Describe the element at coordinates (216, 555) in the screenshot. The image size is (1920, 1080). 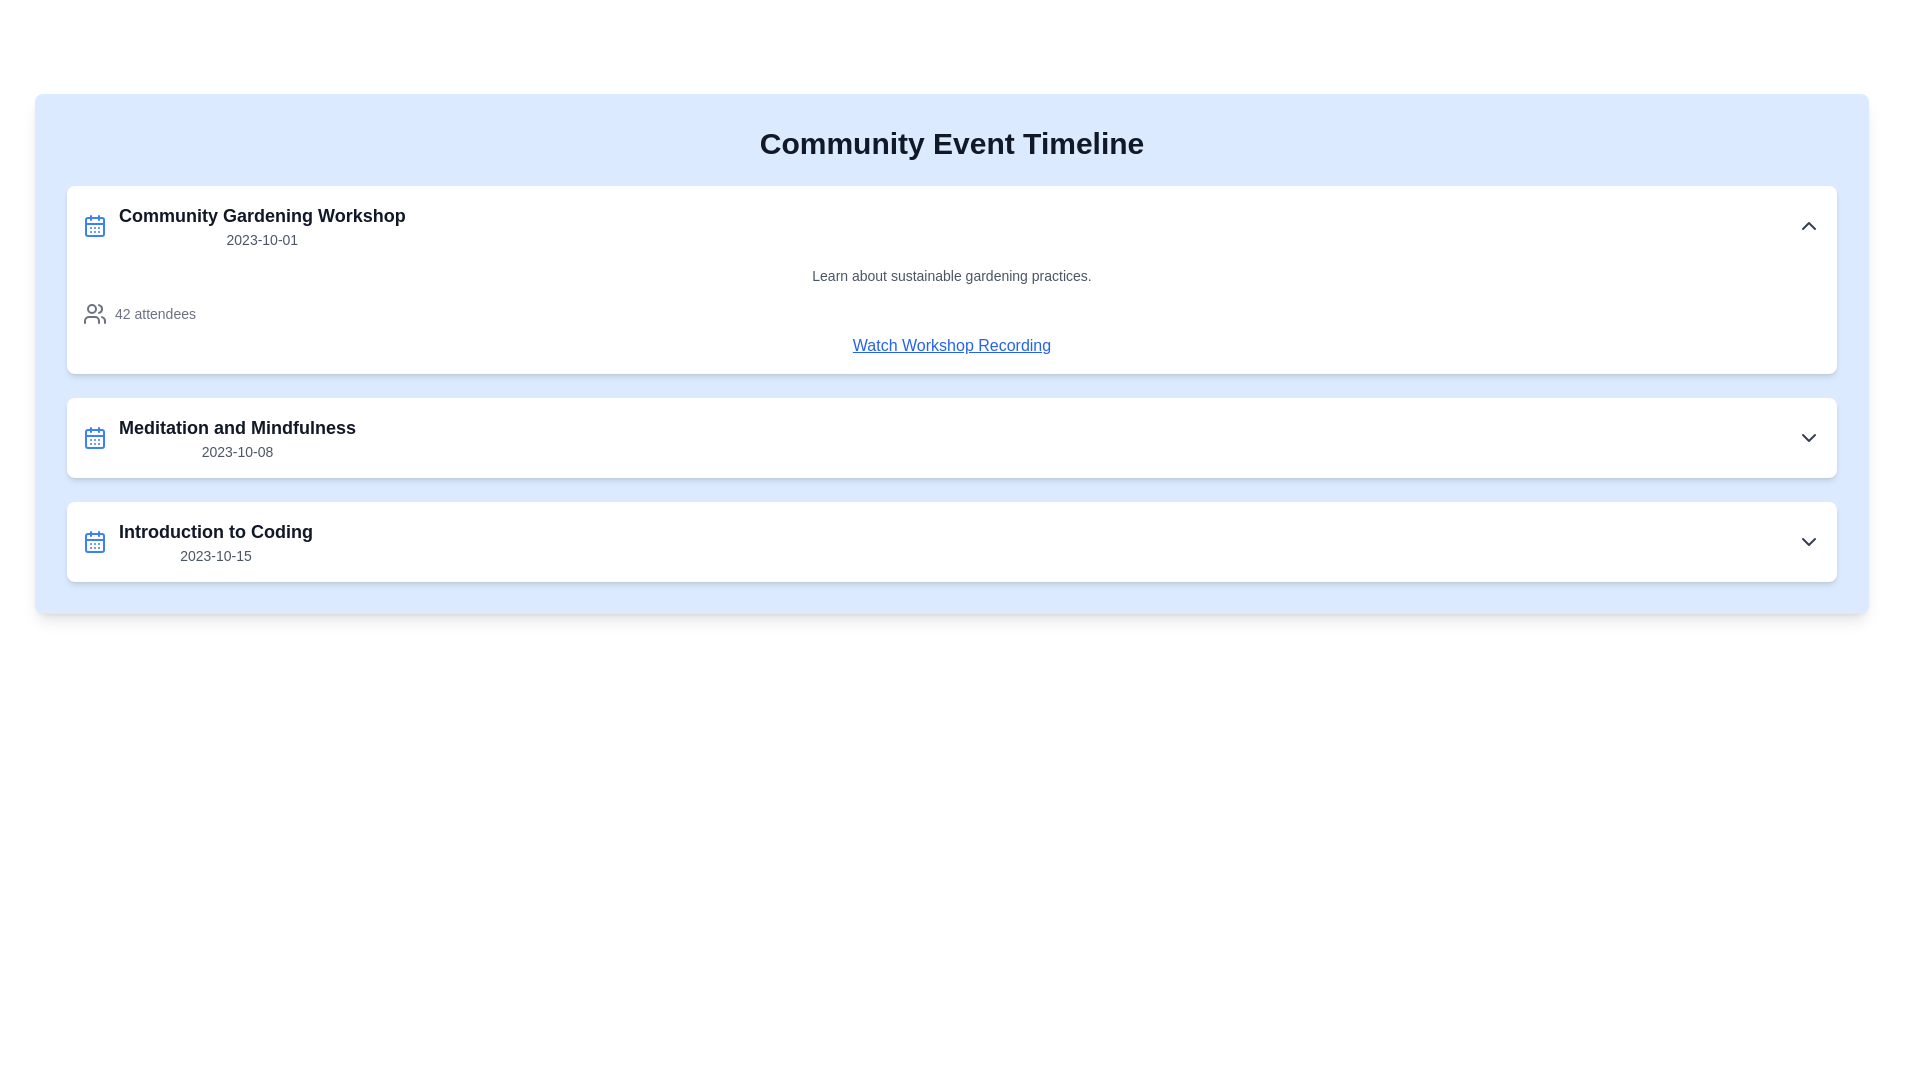
I see `the text displaying the date '2023-10-15', which is located below the title 'Introduction to Coding' in the event information section` at that location.